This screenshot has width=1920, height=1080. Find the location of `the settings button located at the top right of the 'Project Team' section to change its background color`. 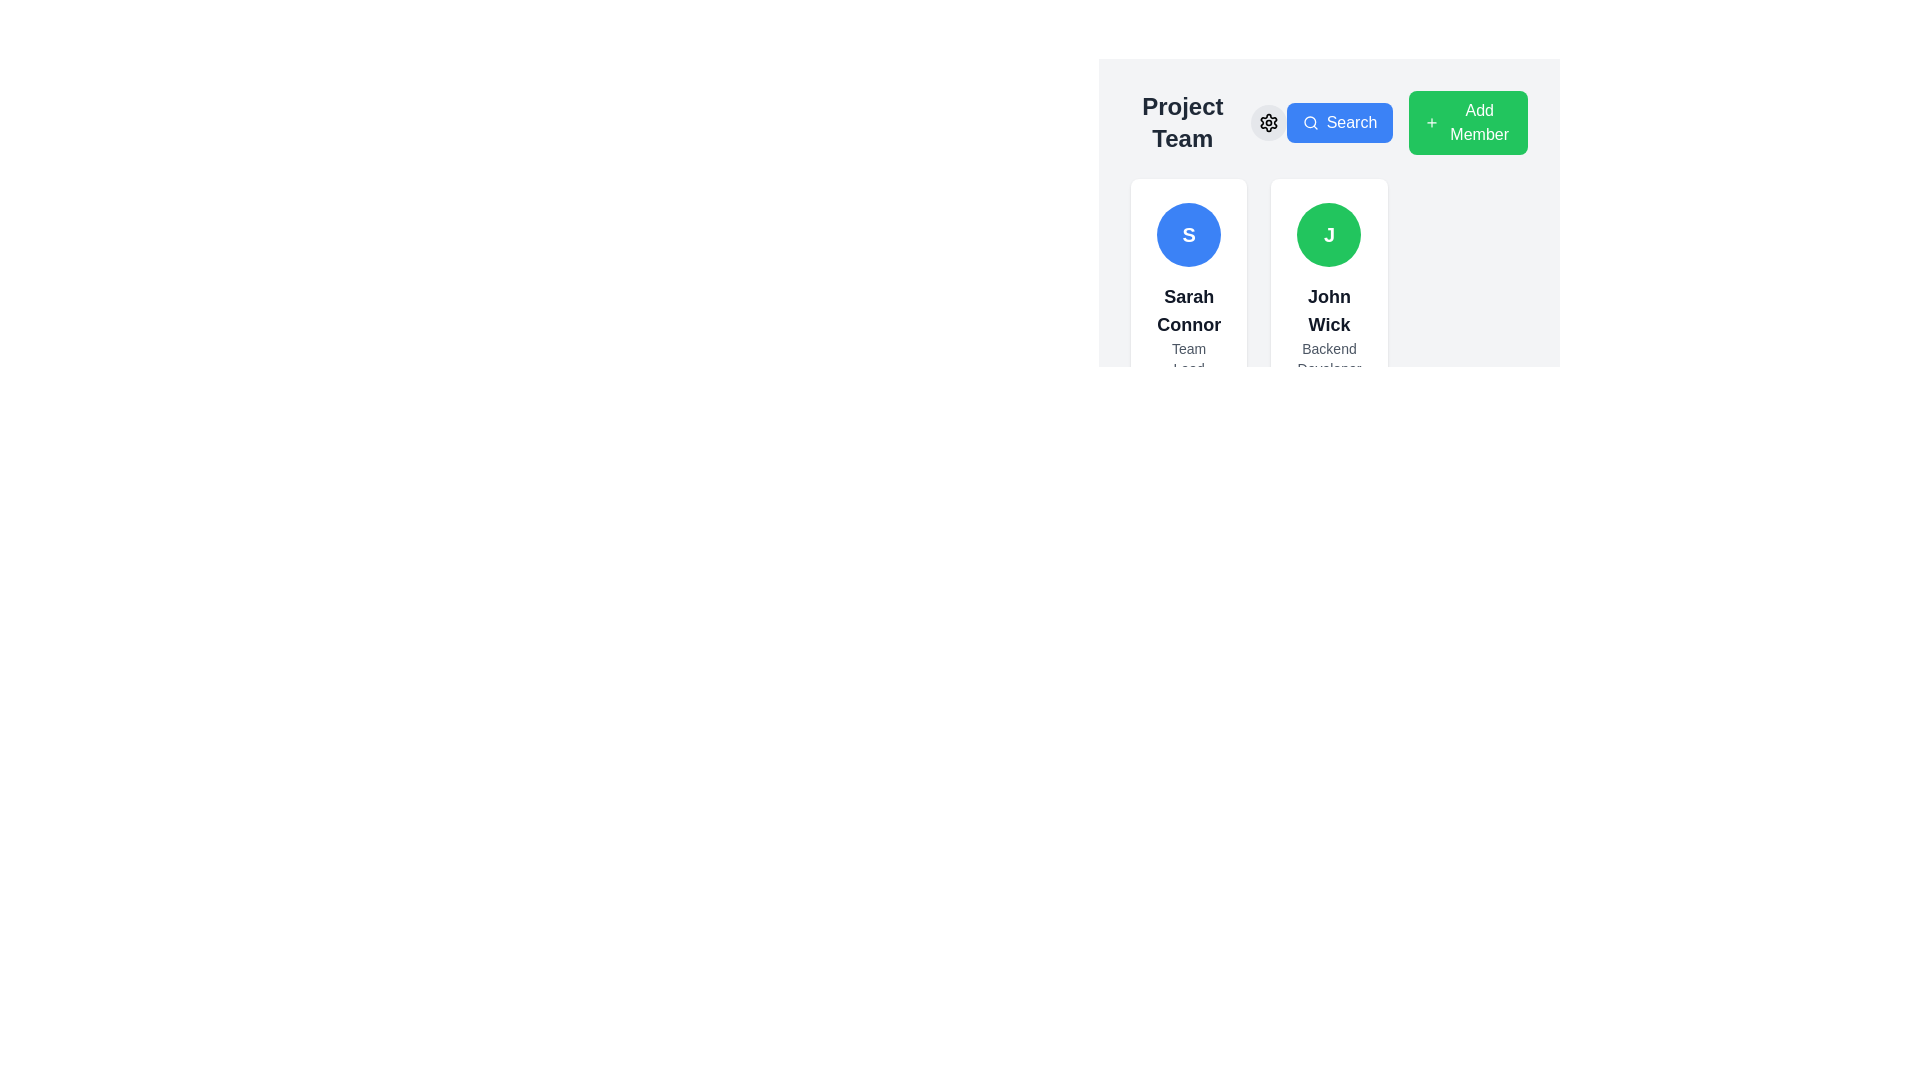

the settings button located at the top right of the 'Project Team' section to change its background color is located at coordinates (1267, 123).